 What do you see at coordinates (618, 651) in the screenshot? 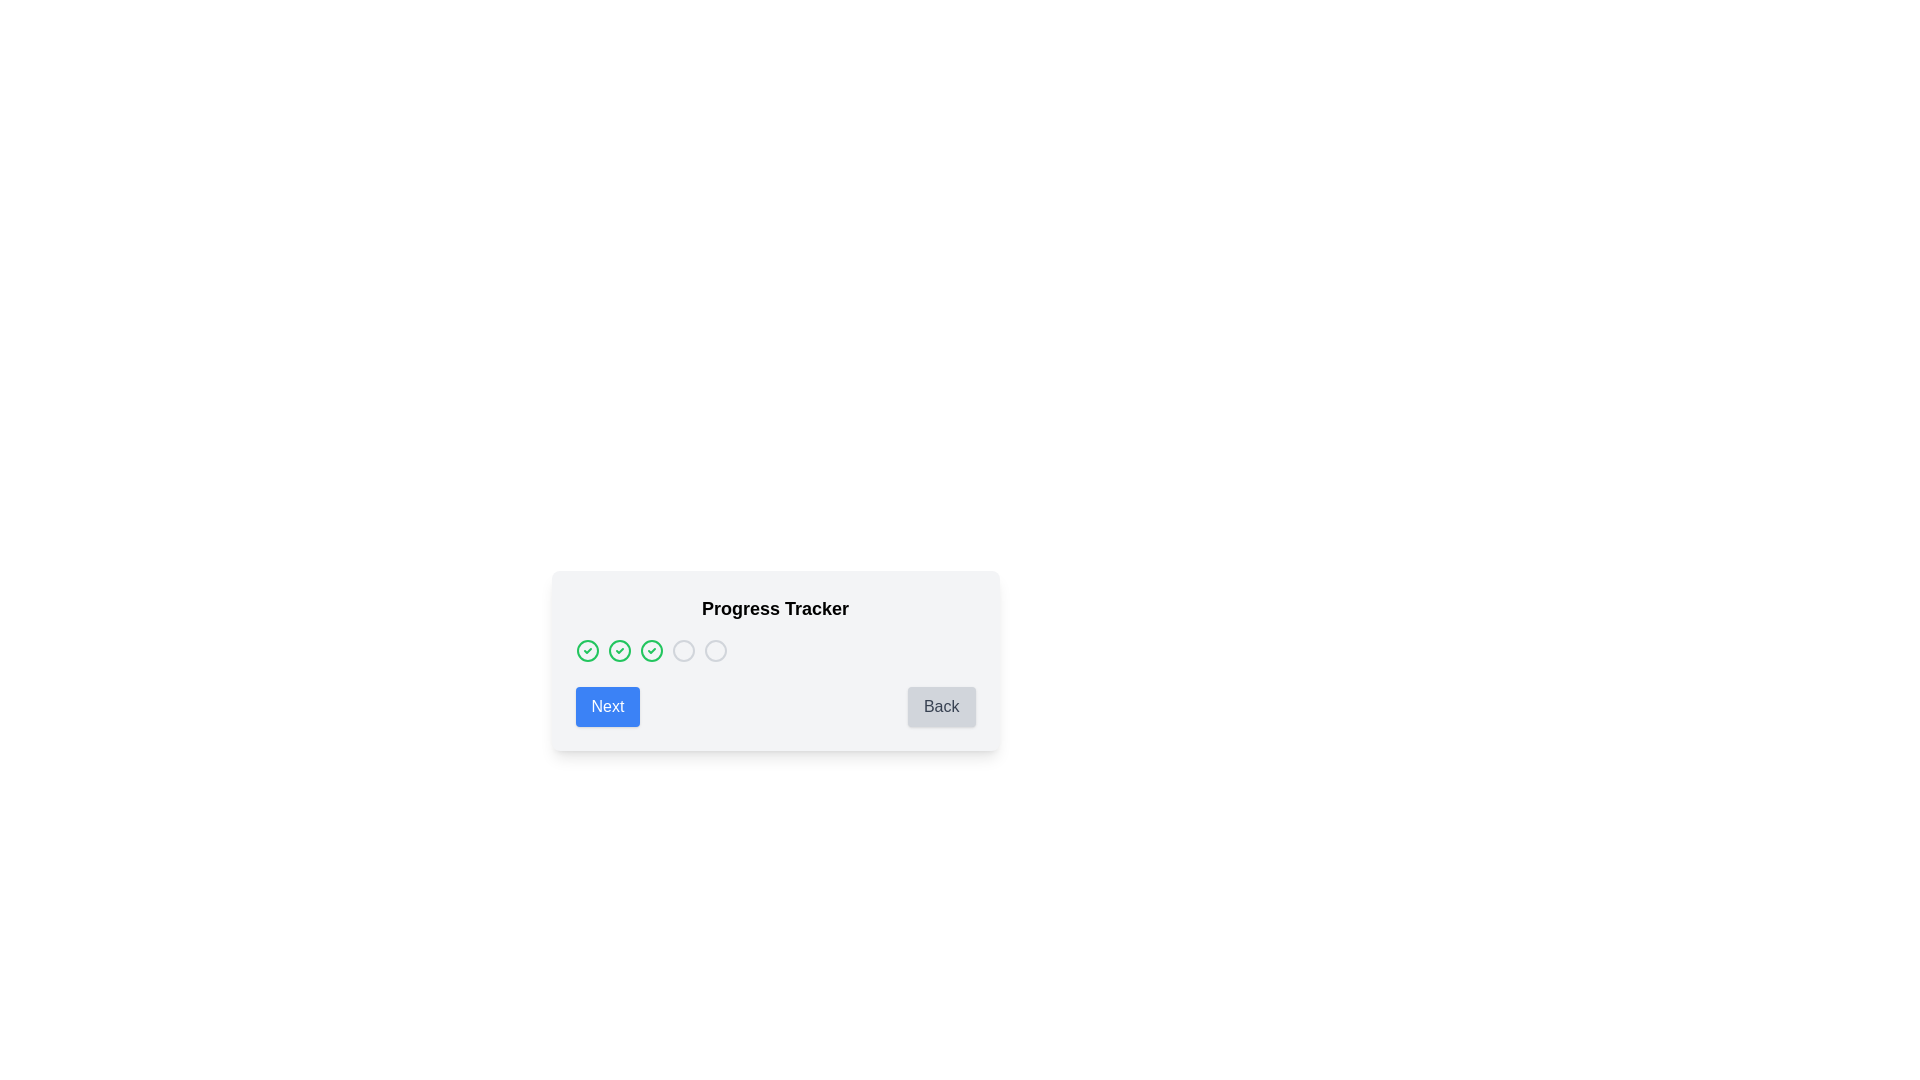
I see `the third circular status indicator in the progress tracker` at bounding box center [618, 651].